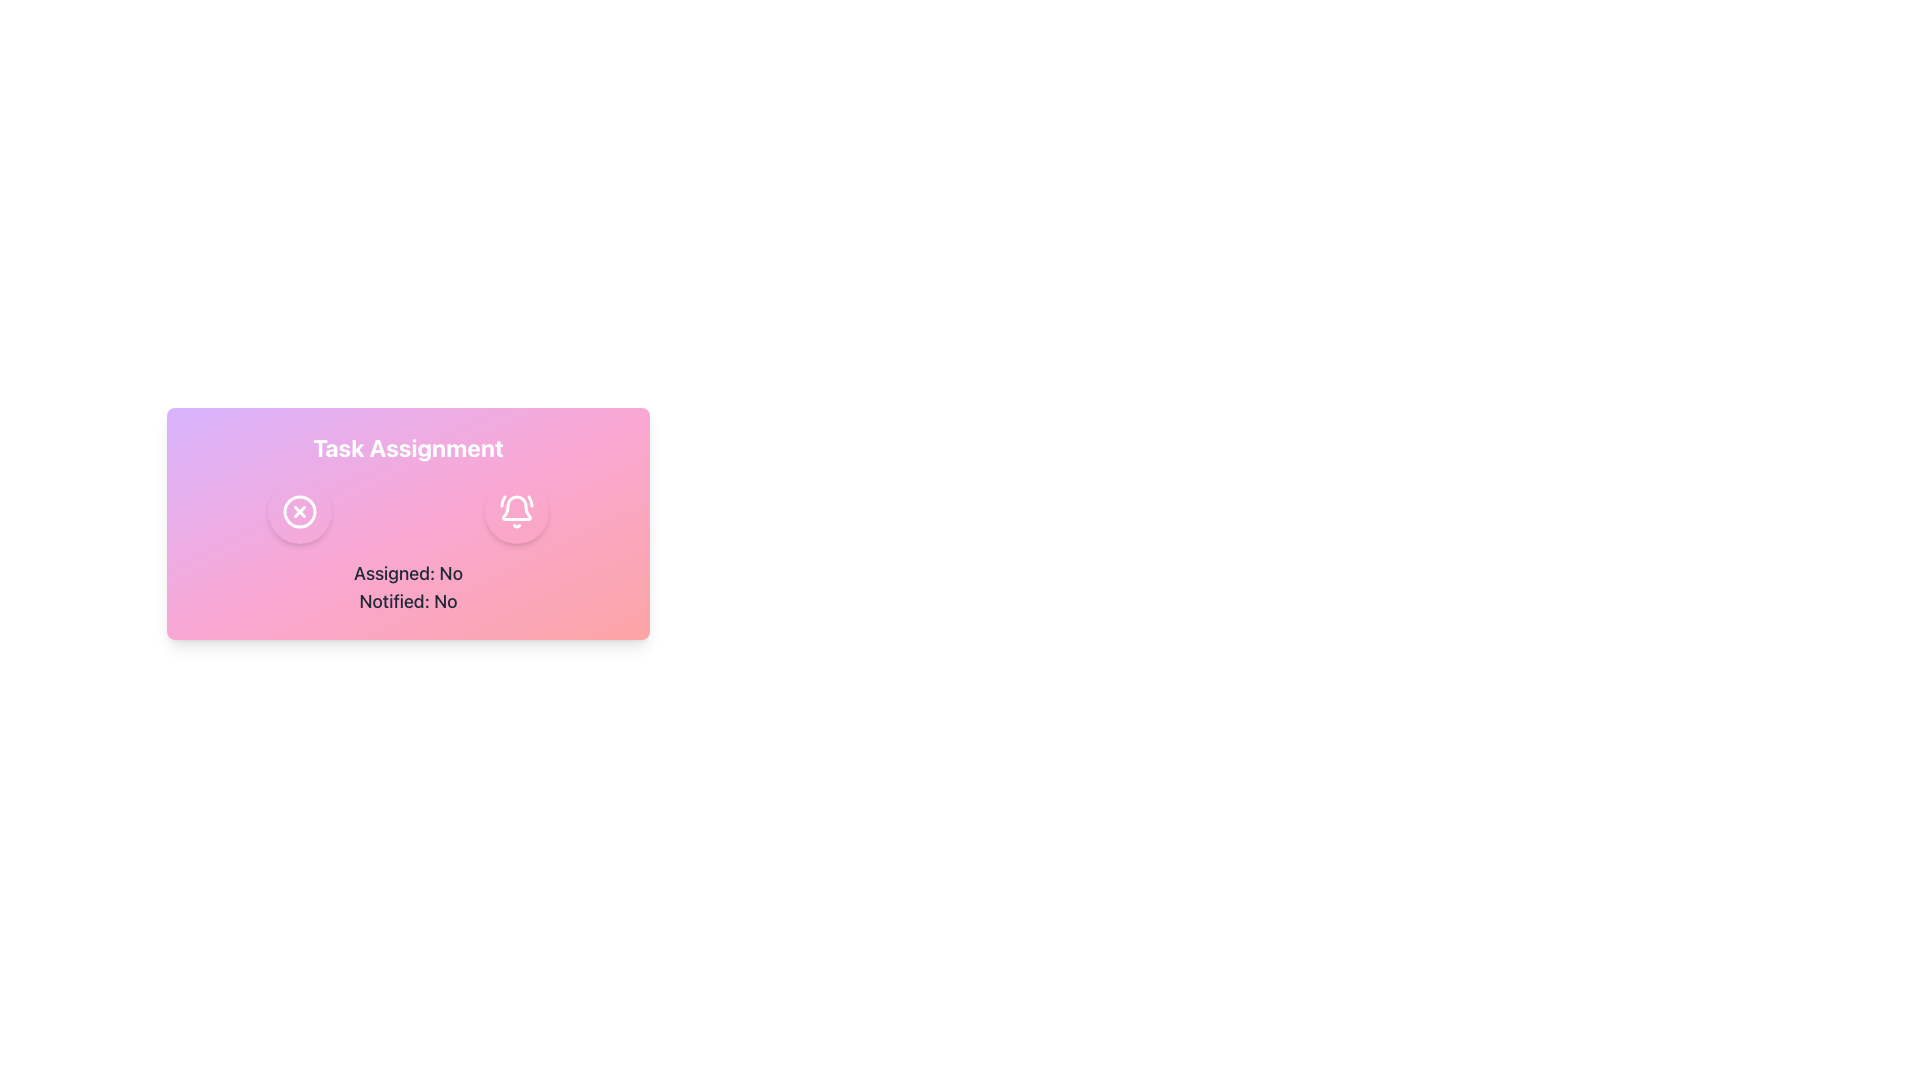 This screenshot has width=1920, height=1080. What do you see at coordinates (298, 511) in the screenshot?
I see `the SVG Circle located in the left section of the 'Task Assignment' card, which may serve as a clickable area` at bounding box center [298, 511].